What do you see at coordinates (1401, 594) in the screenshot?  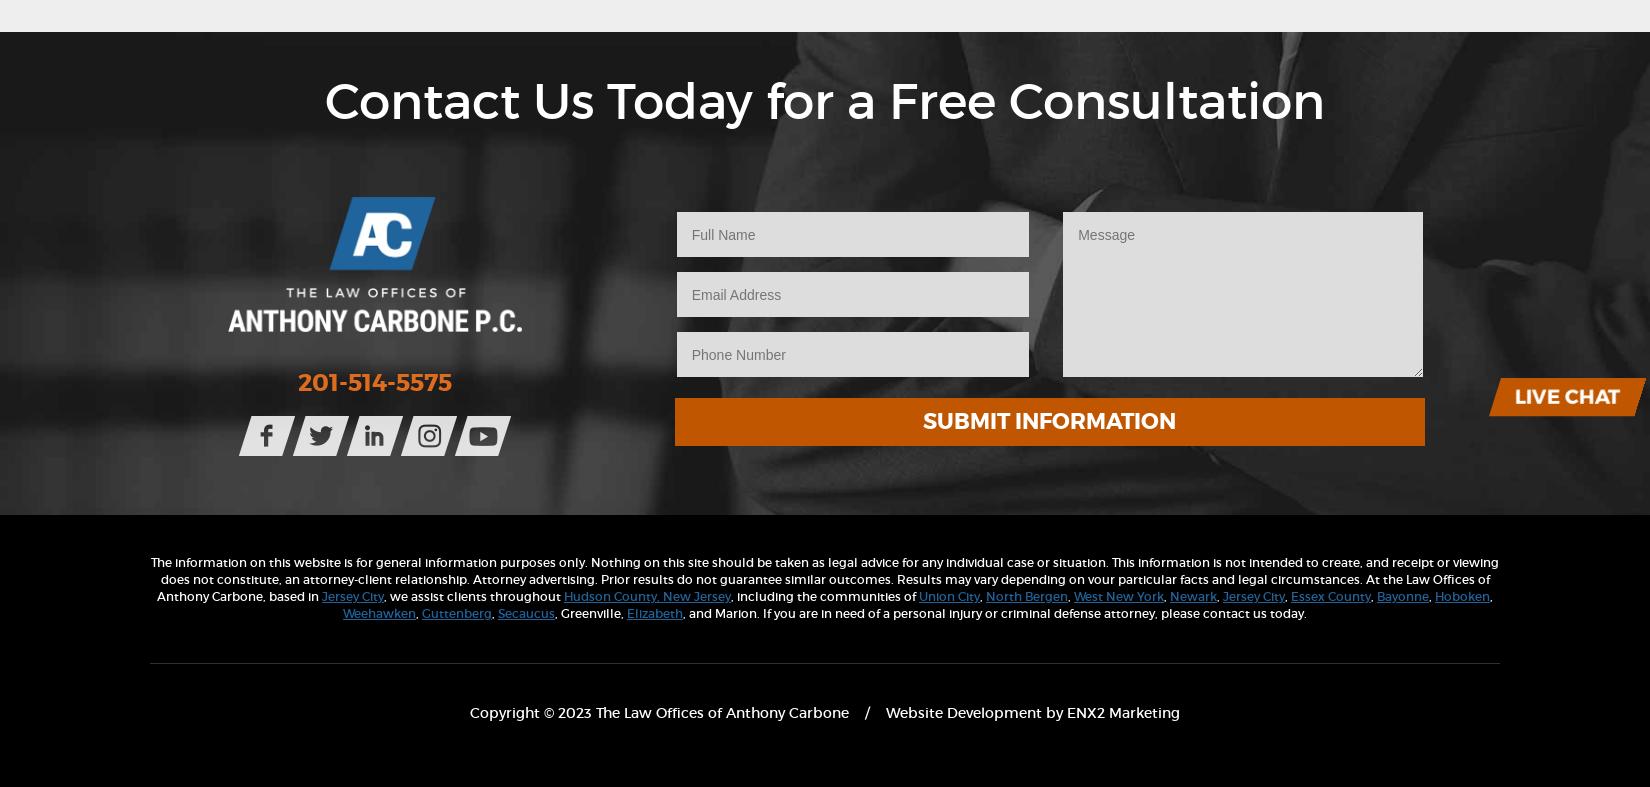 I see `'Bayonne'` at bounding box center [1401, 594].